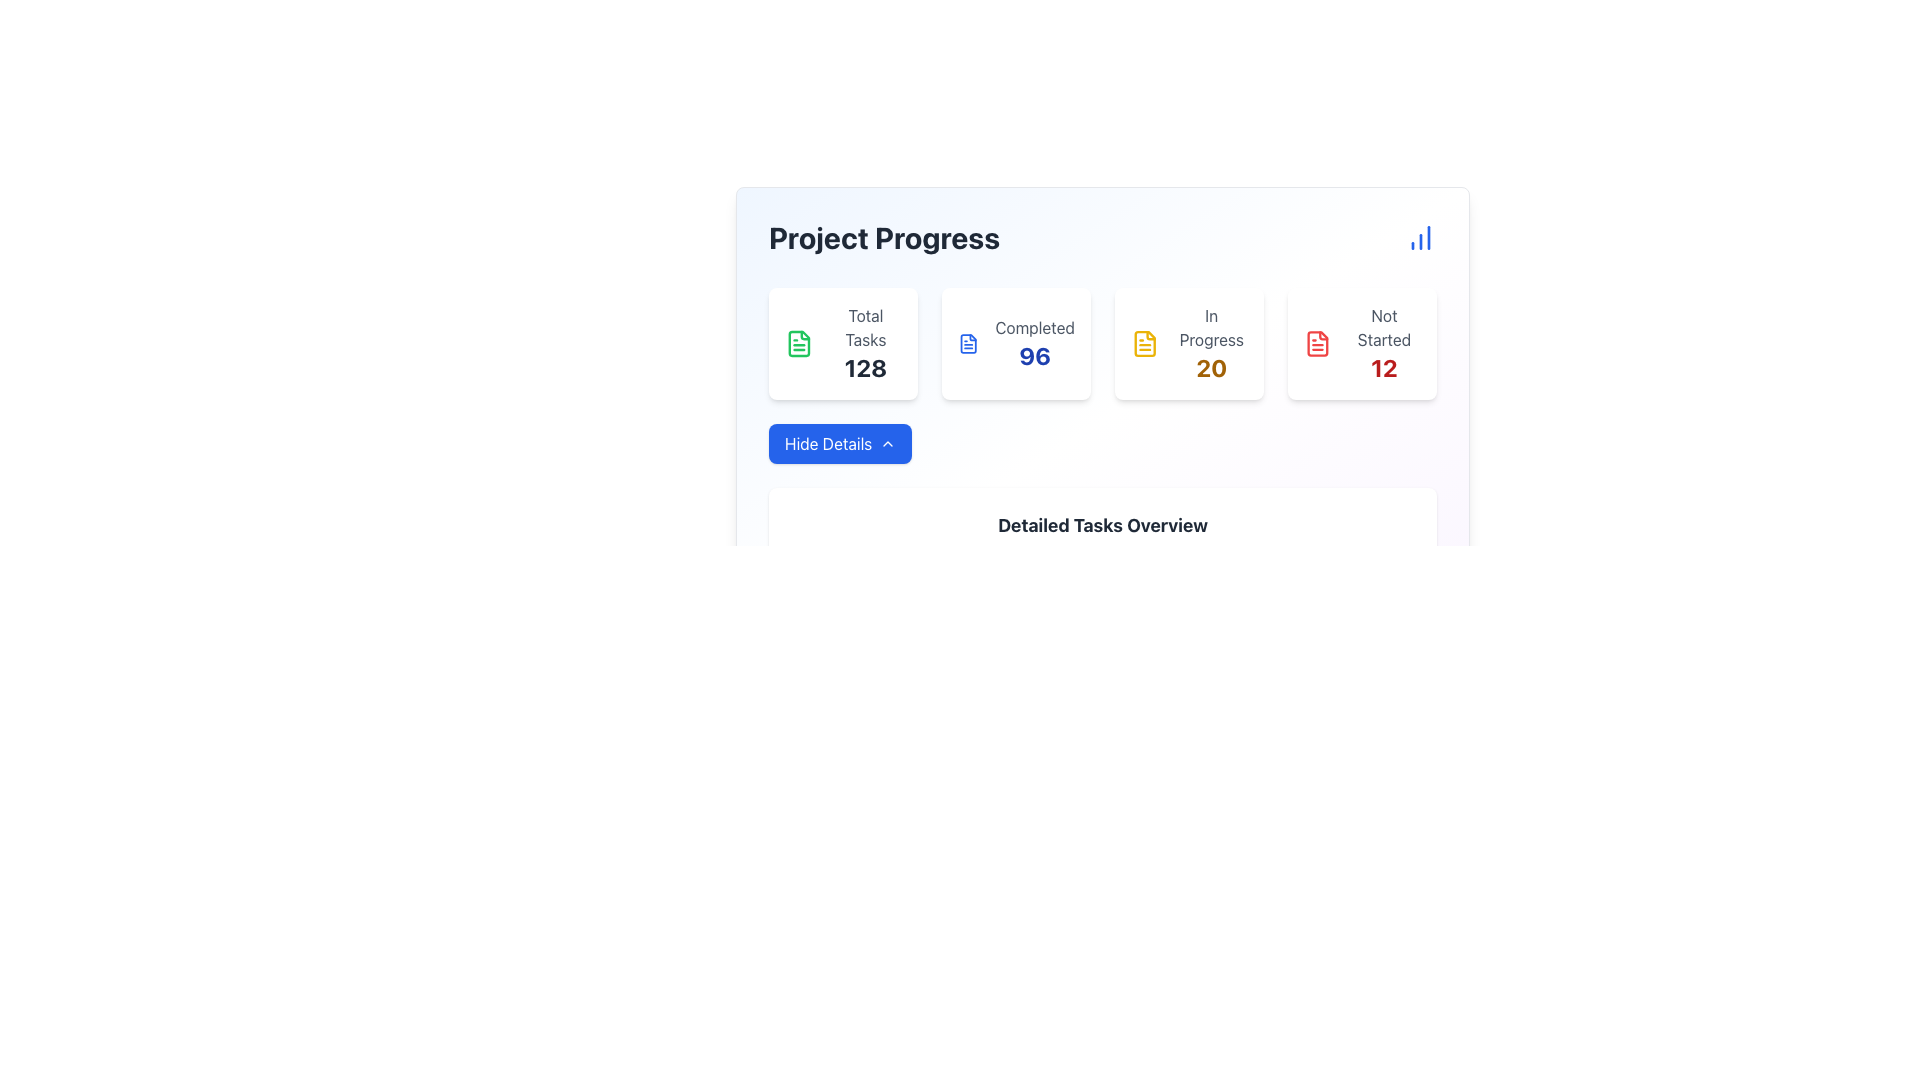 The image size is (1920, 1080). I want to click on the prominently styled red number '12' in a bold font, which is visually enclosed in a box and located under the 'Not Started' label, so click(1383, 367).